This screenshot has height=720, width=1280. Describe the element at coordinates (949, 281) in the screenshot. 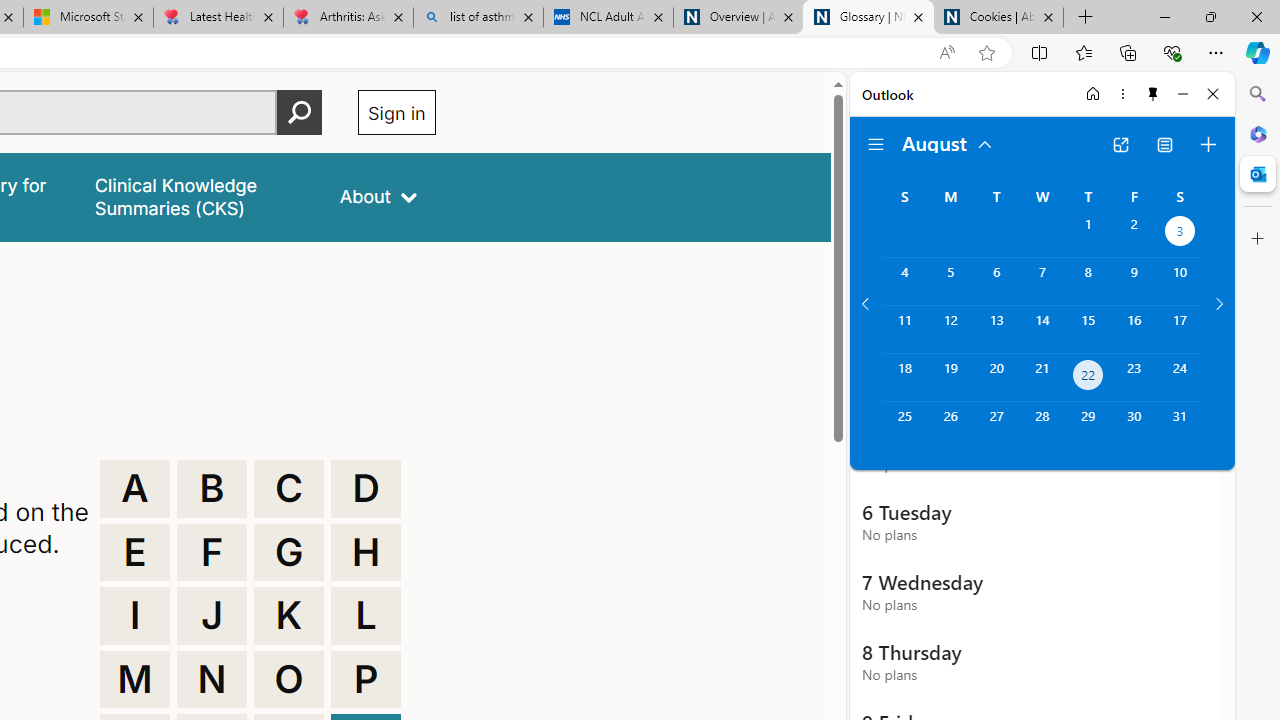

I see `'Monday, August 5, 2024. '` at that location.